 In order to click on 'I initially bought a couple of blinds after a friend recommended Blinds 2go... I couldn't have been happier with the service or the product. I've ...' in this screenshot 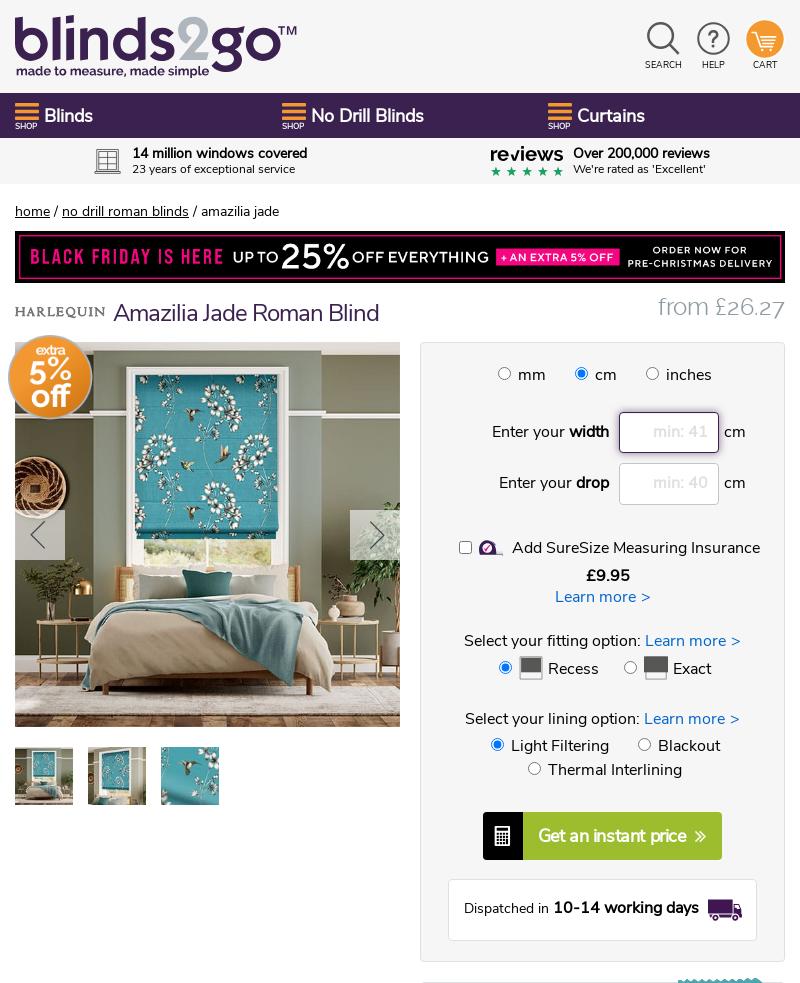, I will do `click(140, 475)`.